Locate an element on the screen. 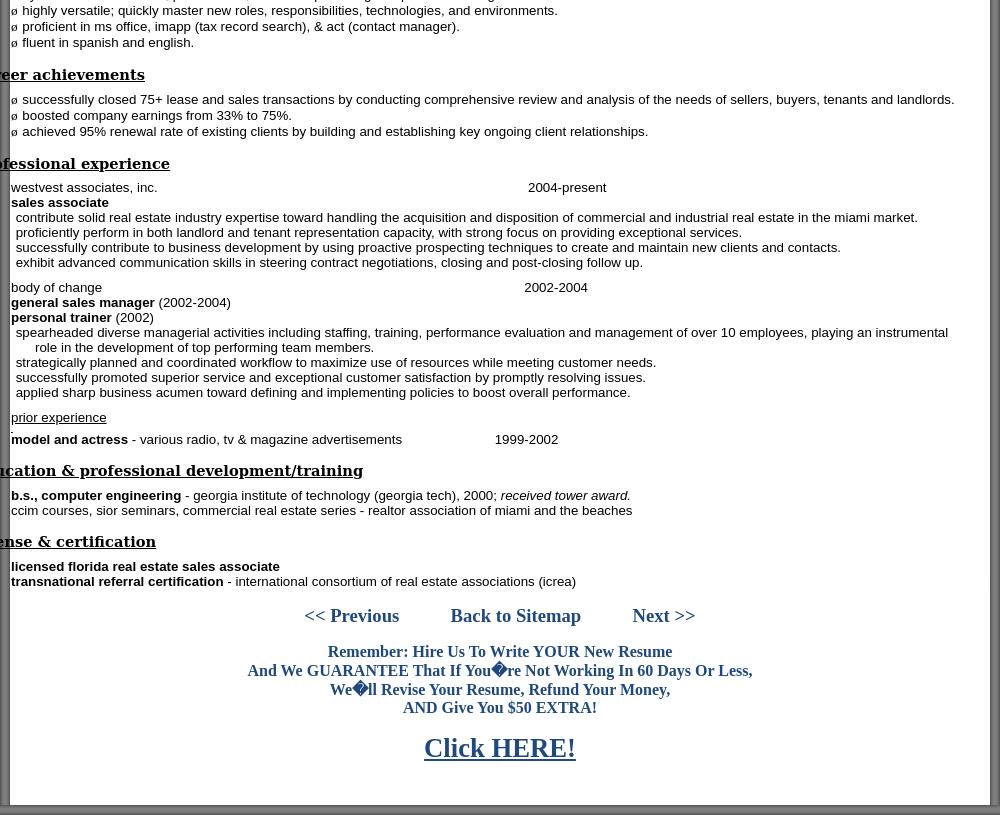 Image resolution: width=1000 pixels, height=815 pixels. 'We�ll Revise Your Resume, Refund Your Money,' is located at coordinates (498, 689).